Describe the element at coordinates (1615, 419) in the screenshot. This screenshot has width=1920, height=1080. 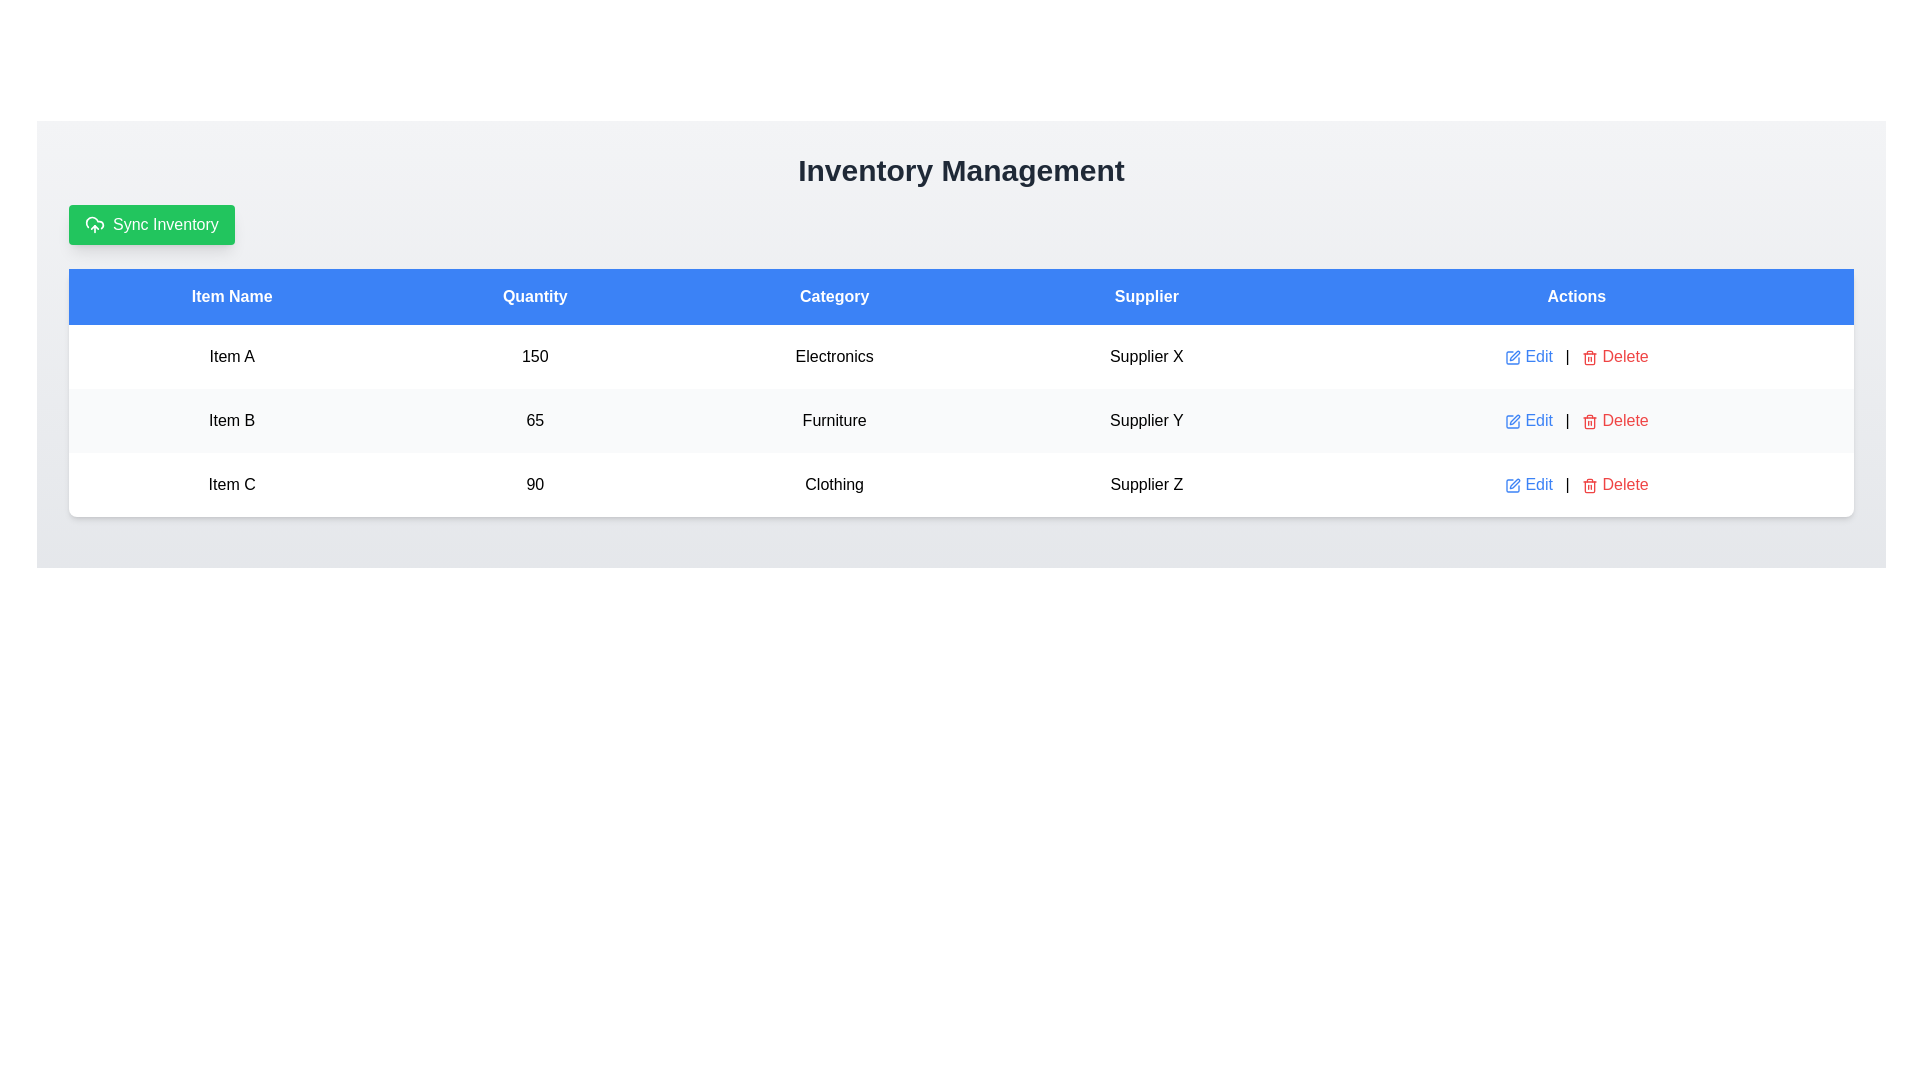
I see `the 'Delete' text link styled in red font with a trash bin icon, located in the 'Actions' column next to 'Item B', to underline the text` at that location.